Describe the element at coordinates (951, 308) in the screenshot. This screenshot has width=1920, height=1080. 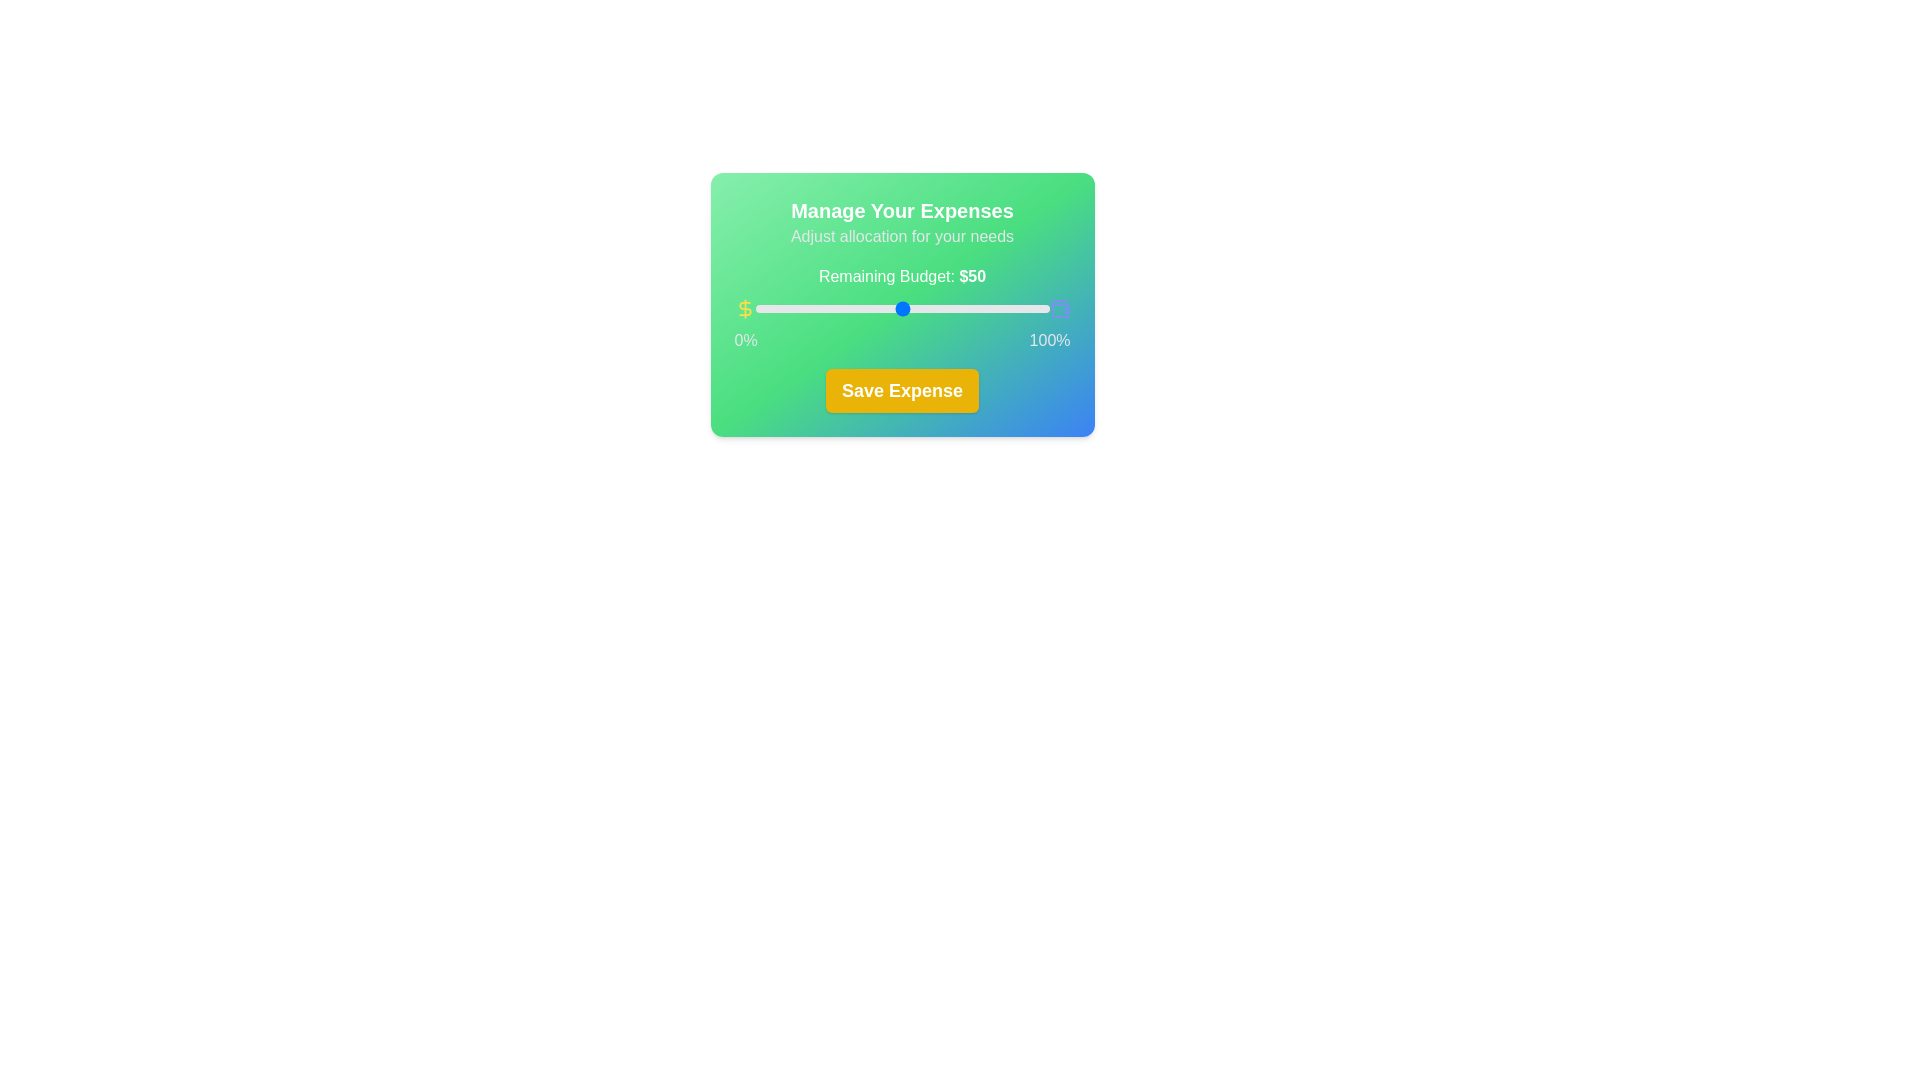
I see `the slider to set the budget allocation to 67%` at that location.